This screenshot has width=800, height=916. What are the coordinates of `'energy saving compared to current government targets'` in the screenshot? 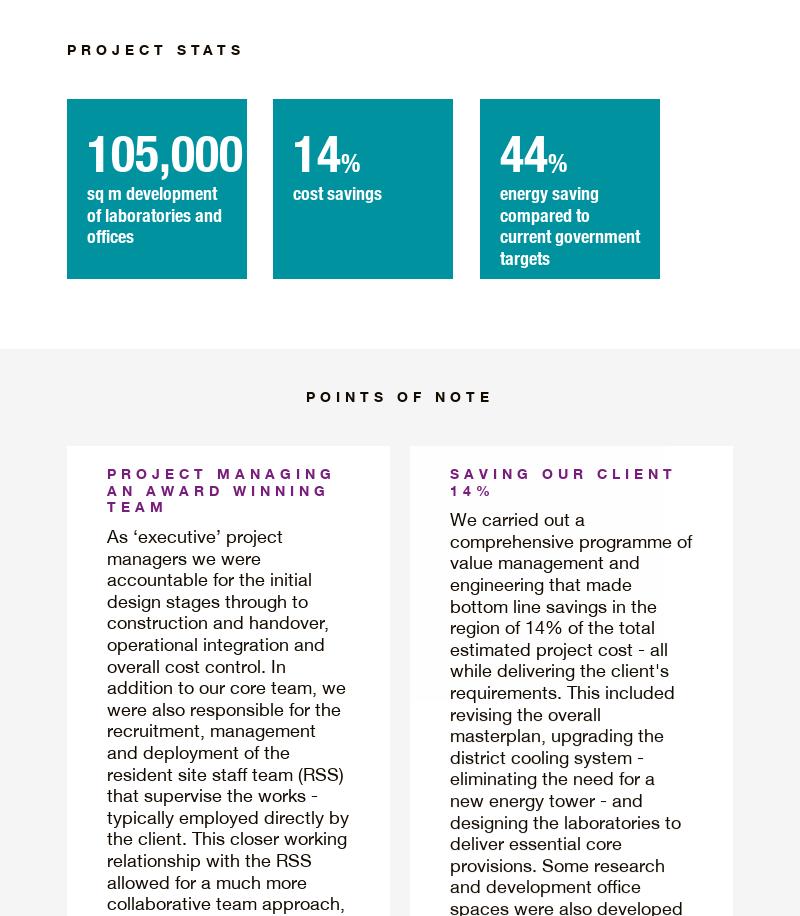 It's located at (567, 223).